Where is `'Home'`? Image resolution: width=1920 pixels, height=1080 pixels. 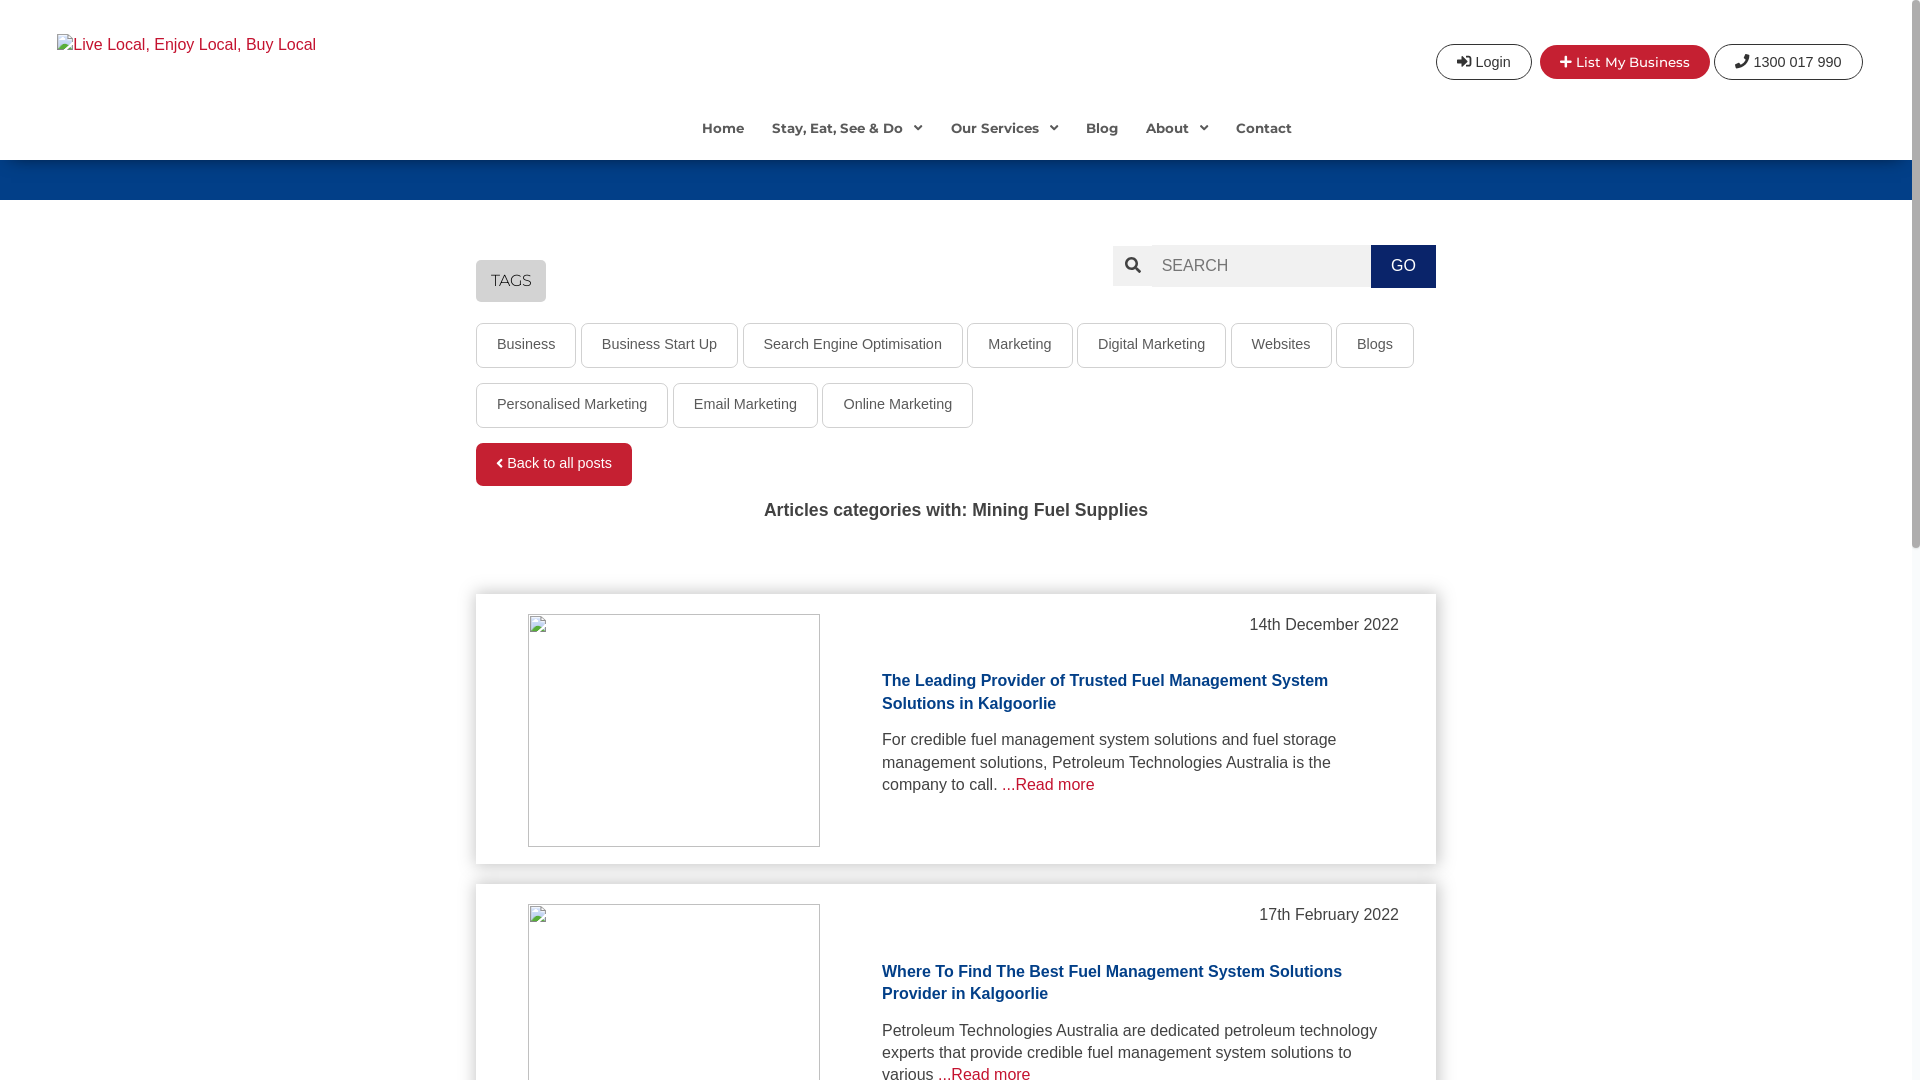
'Home' is located at coordinates (722, 141).